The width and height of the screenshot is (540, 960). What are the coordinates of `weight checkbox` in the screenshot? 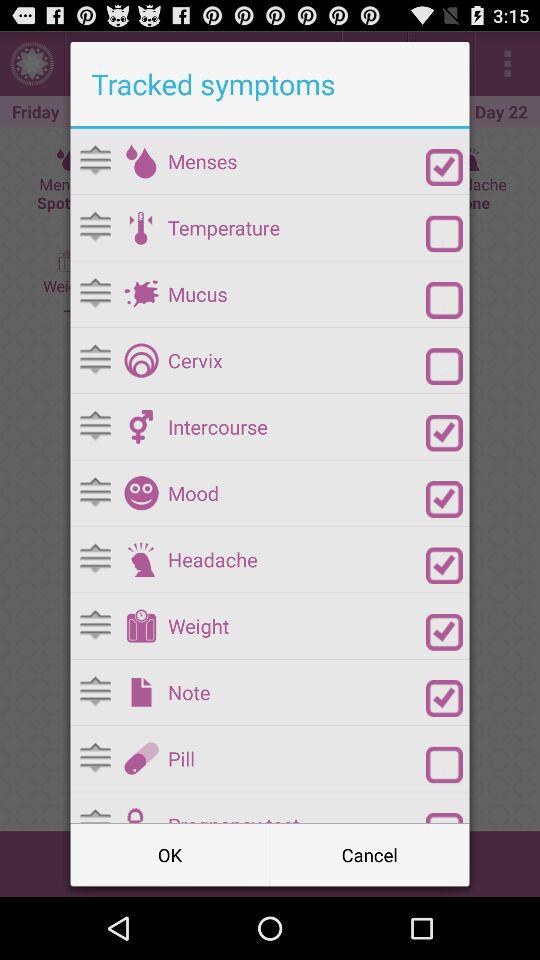 It's located at (444, 631).